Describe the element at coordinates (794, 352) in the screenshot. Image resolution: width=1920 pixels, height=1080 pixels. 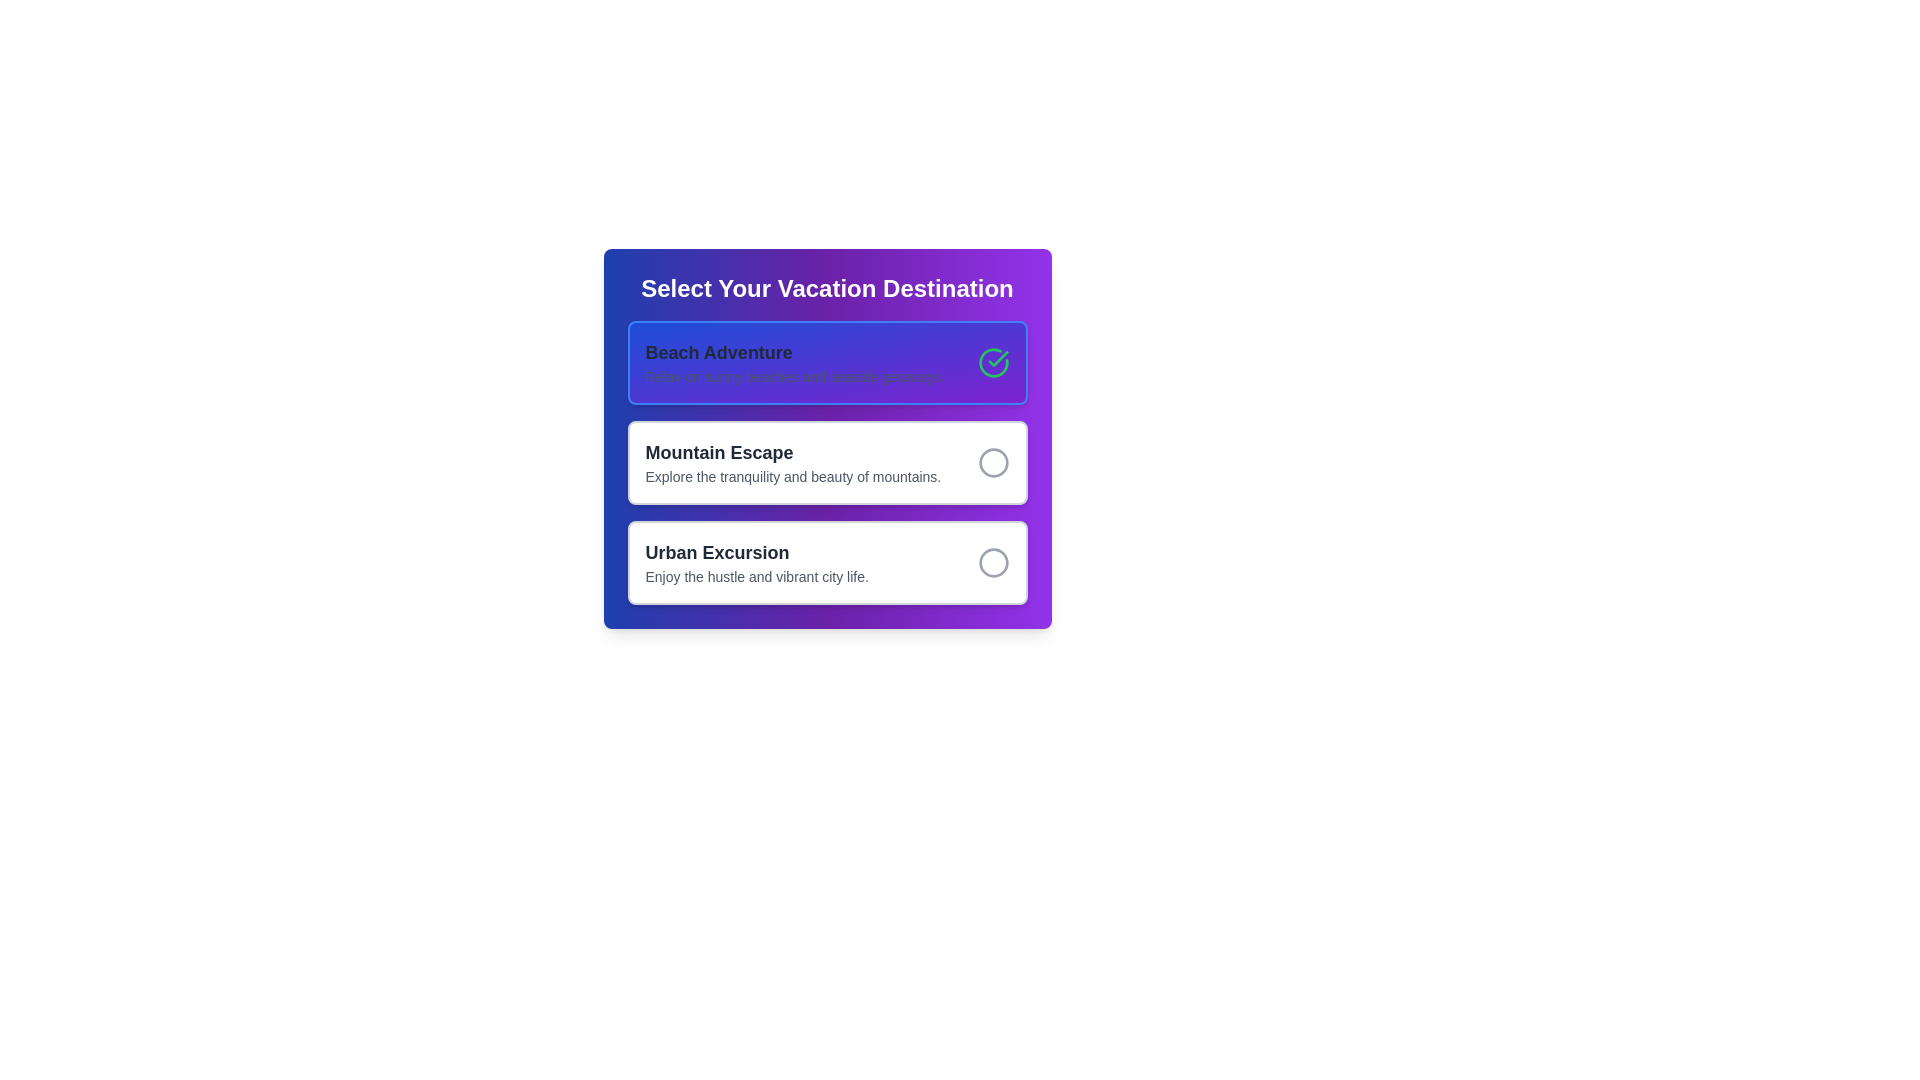
I see `the text element displaying the title 'Beach Adventure'` at that location.